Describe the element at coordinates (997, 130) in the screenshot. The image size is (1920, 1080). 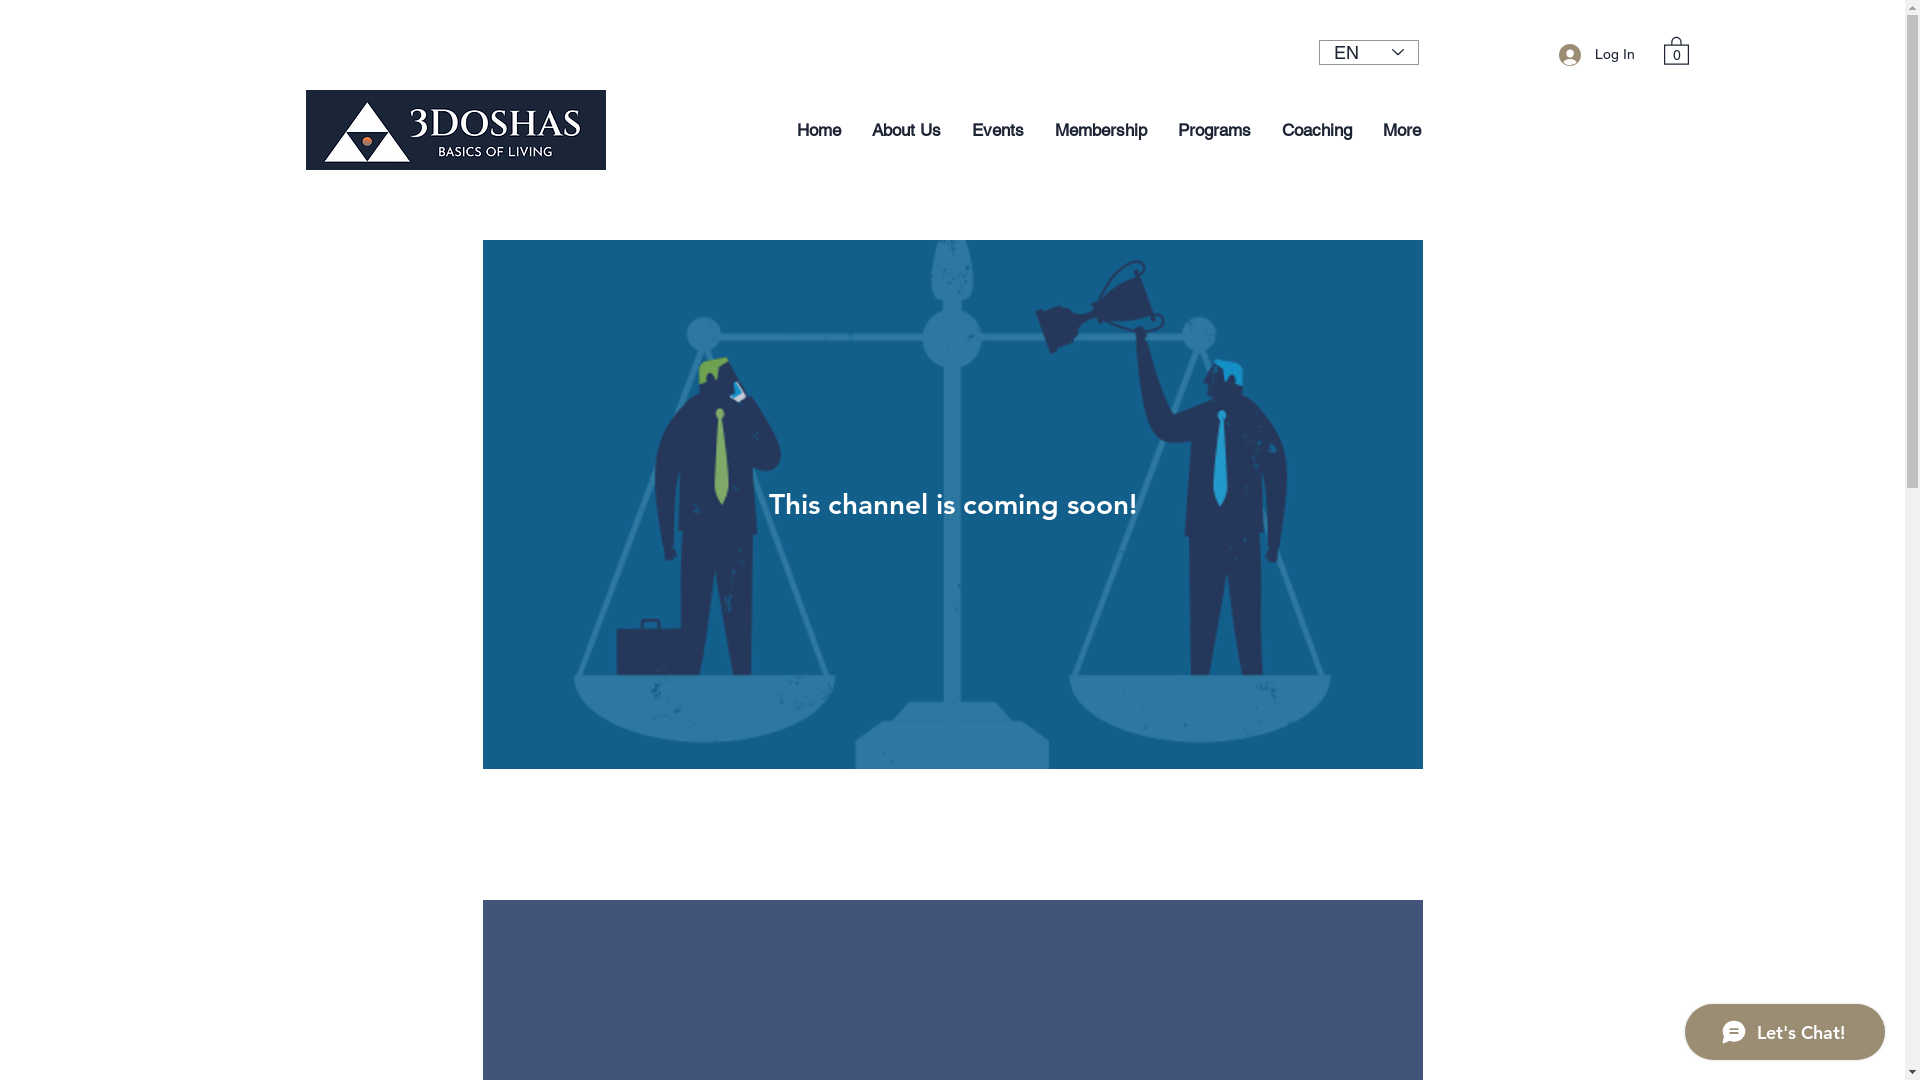
I see `'Events'` at that location.